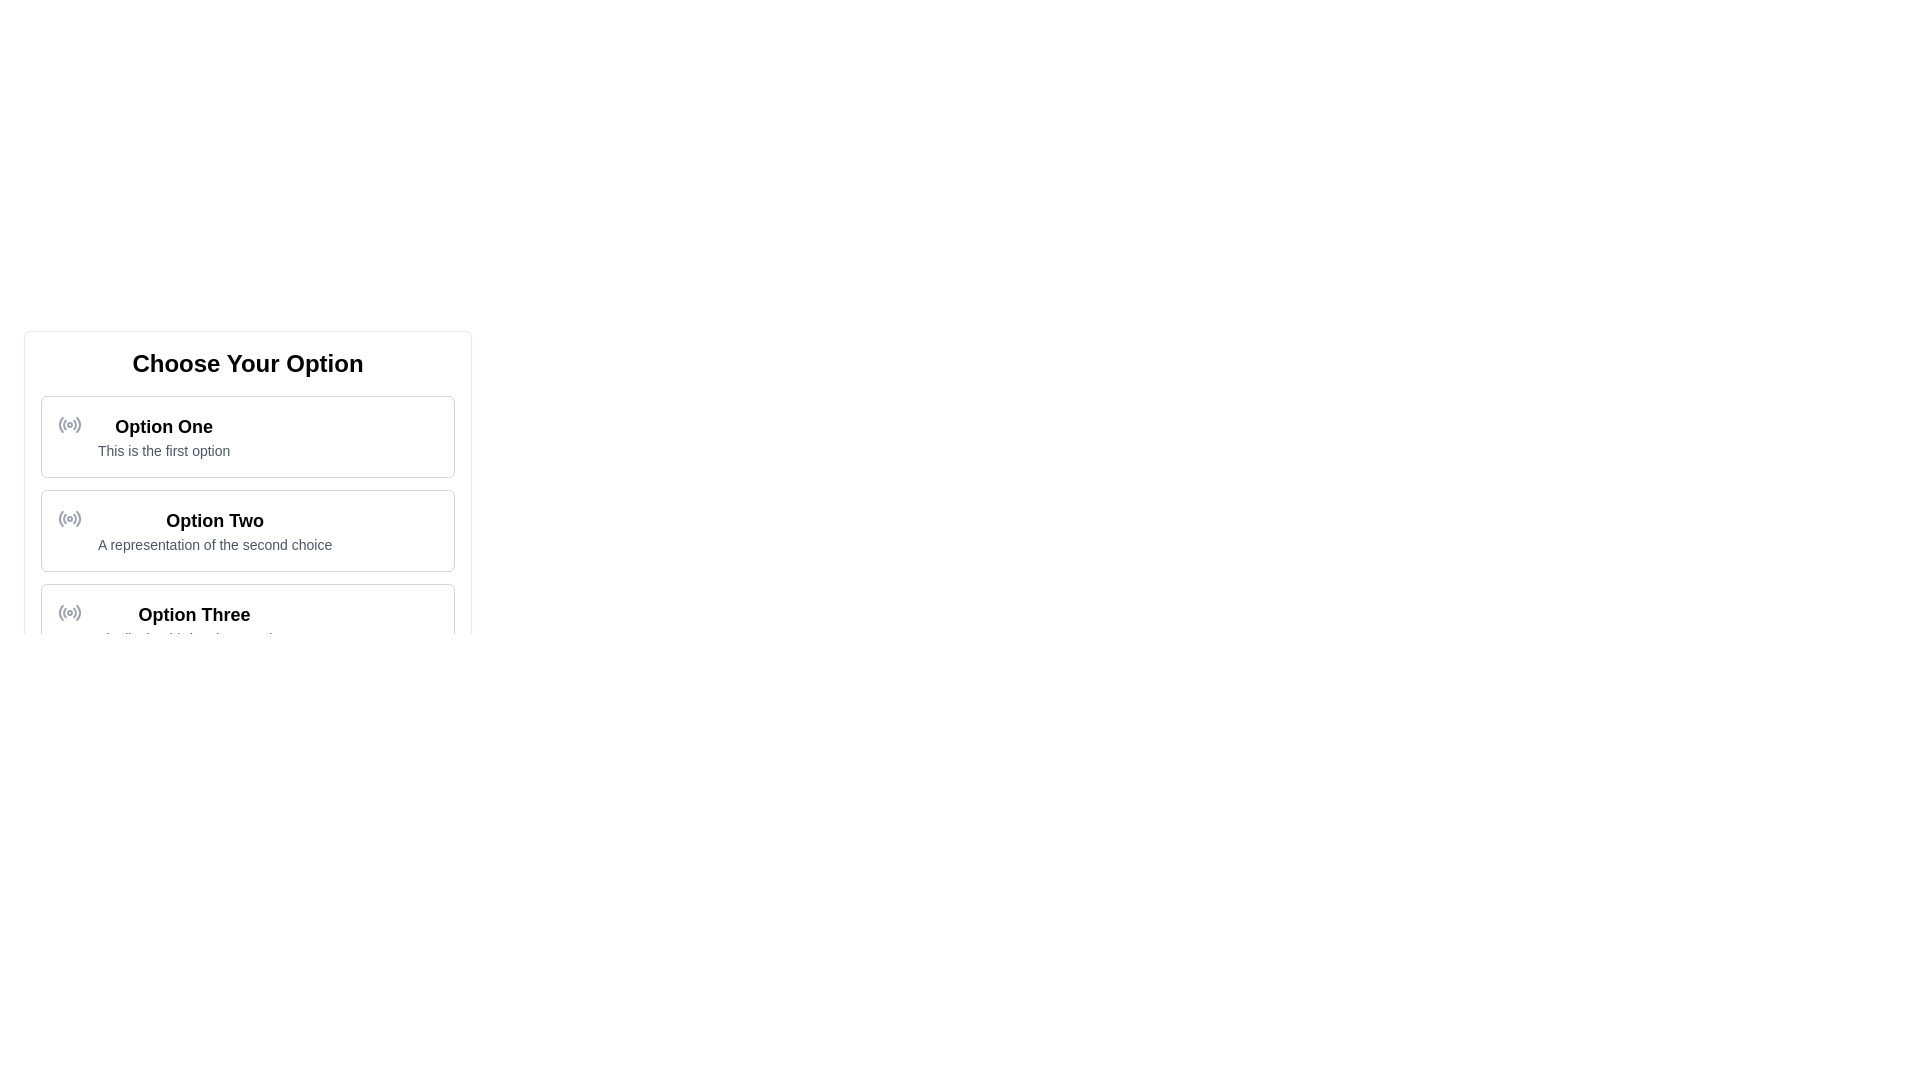  What do you see at coordinates (78, 423) in the screenshot?
I see `the visual representation of the radio button icon element, which is a curved line segment part of a radiating pattern located near the 'Option One' text` at bounding box center [78, 423].